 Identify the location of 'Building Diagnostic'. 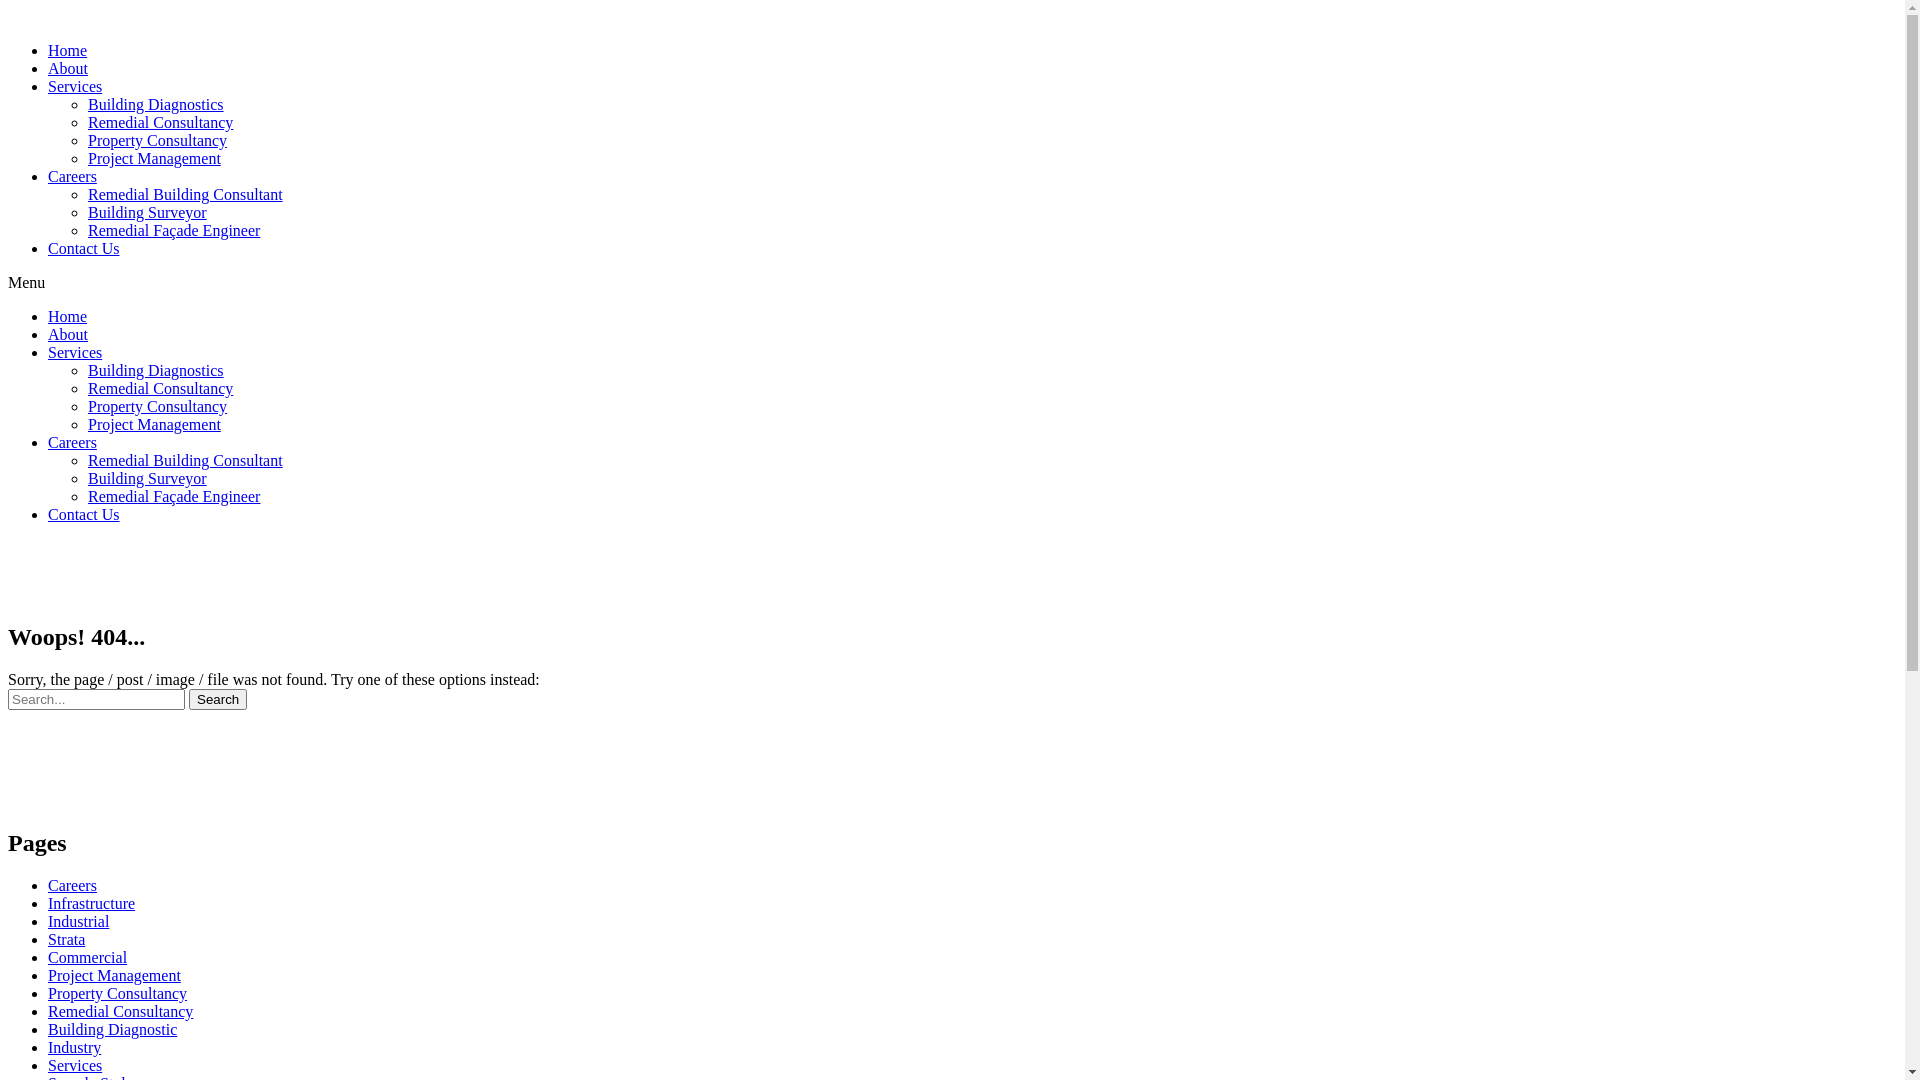
(111, 1029).